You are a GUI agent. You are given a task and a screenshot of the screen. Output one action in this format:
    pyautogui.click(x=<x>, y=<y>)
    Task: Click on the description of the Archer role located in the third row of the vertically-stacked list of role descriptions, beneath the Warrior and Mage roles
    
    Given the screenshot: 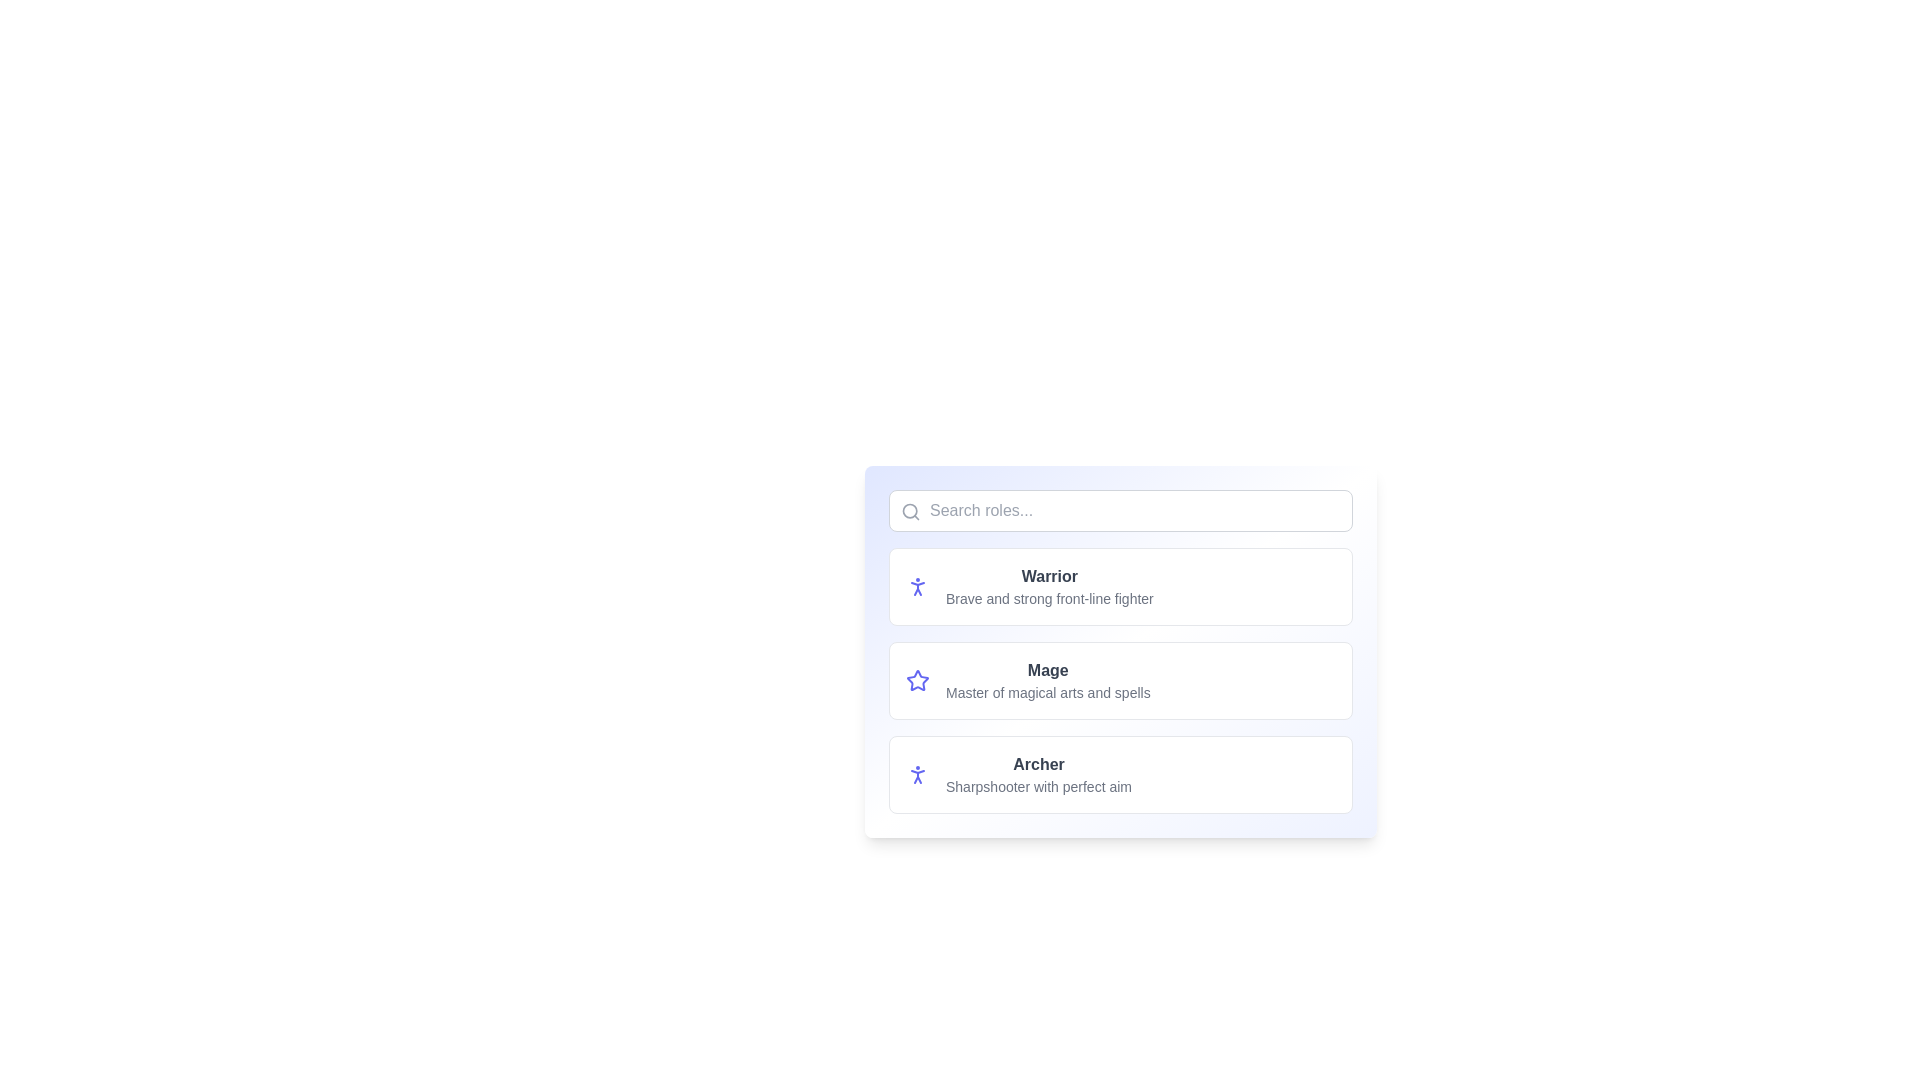 What is the action you would take?
    pyautogui.click(x=1038, y=774)
    